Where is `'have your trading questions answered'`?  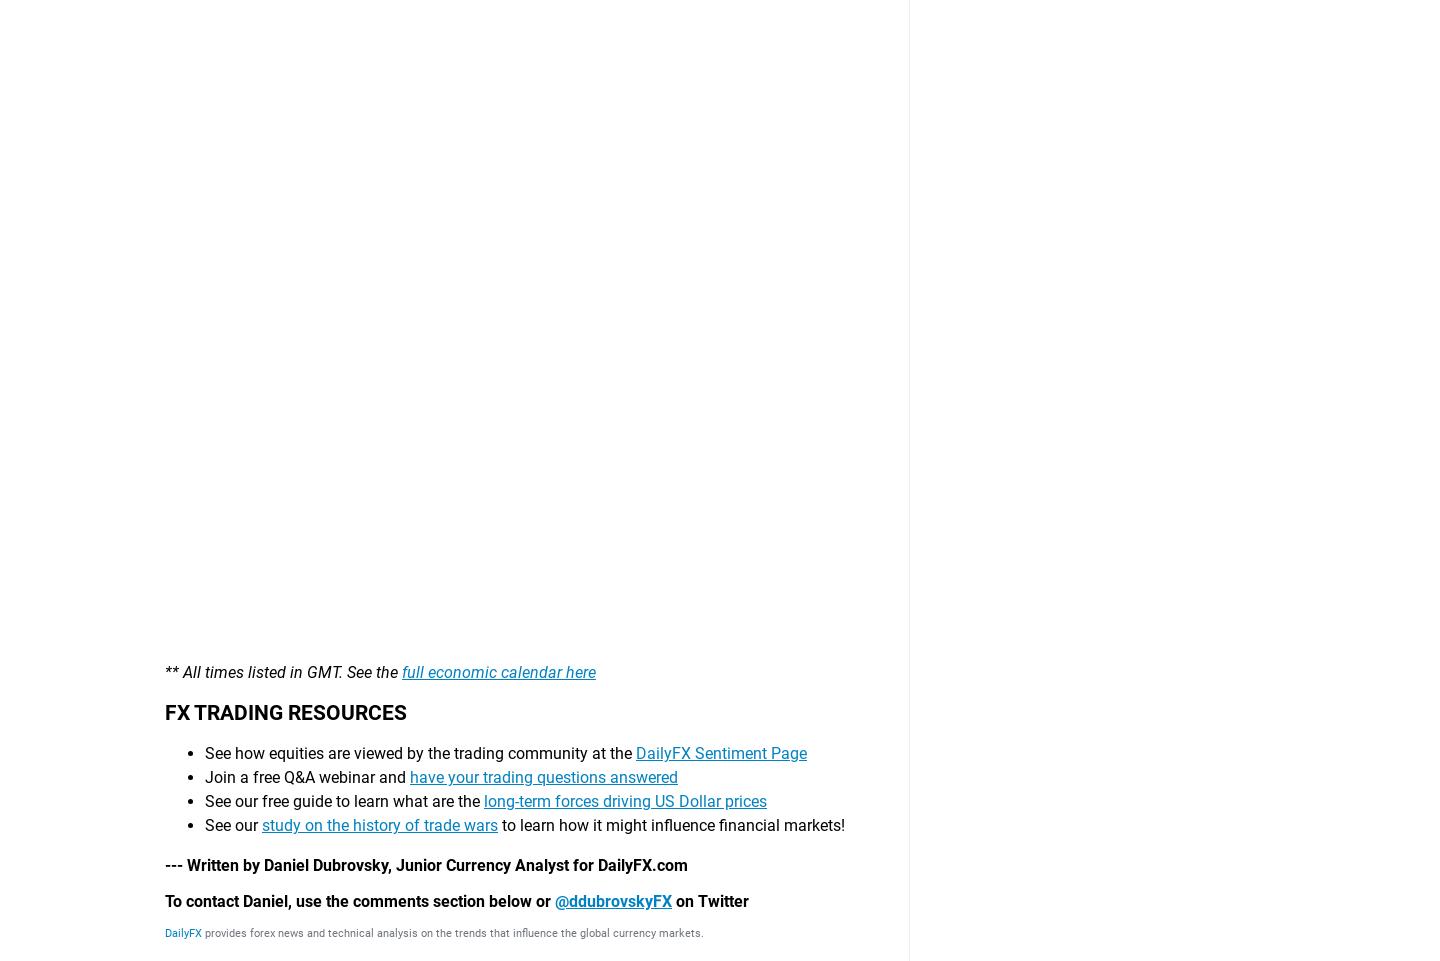 'have your trading questions answered' is located at coordinates (544, 87).